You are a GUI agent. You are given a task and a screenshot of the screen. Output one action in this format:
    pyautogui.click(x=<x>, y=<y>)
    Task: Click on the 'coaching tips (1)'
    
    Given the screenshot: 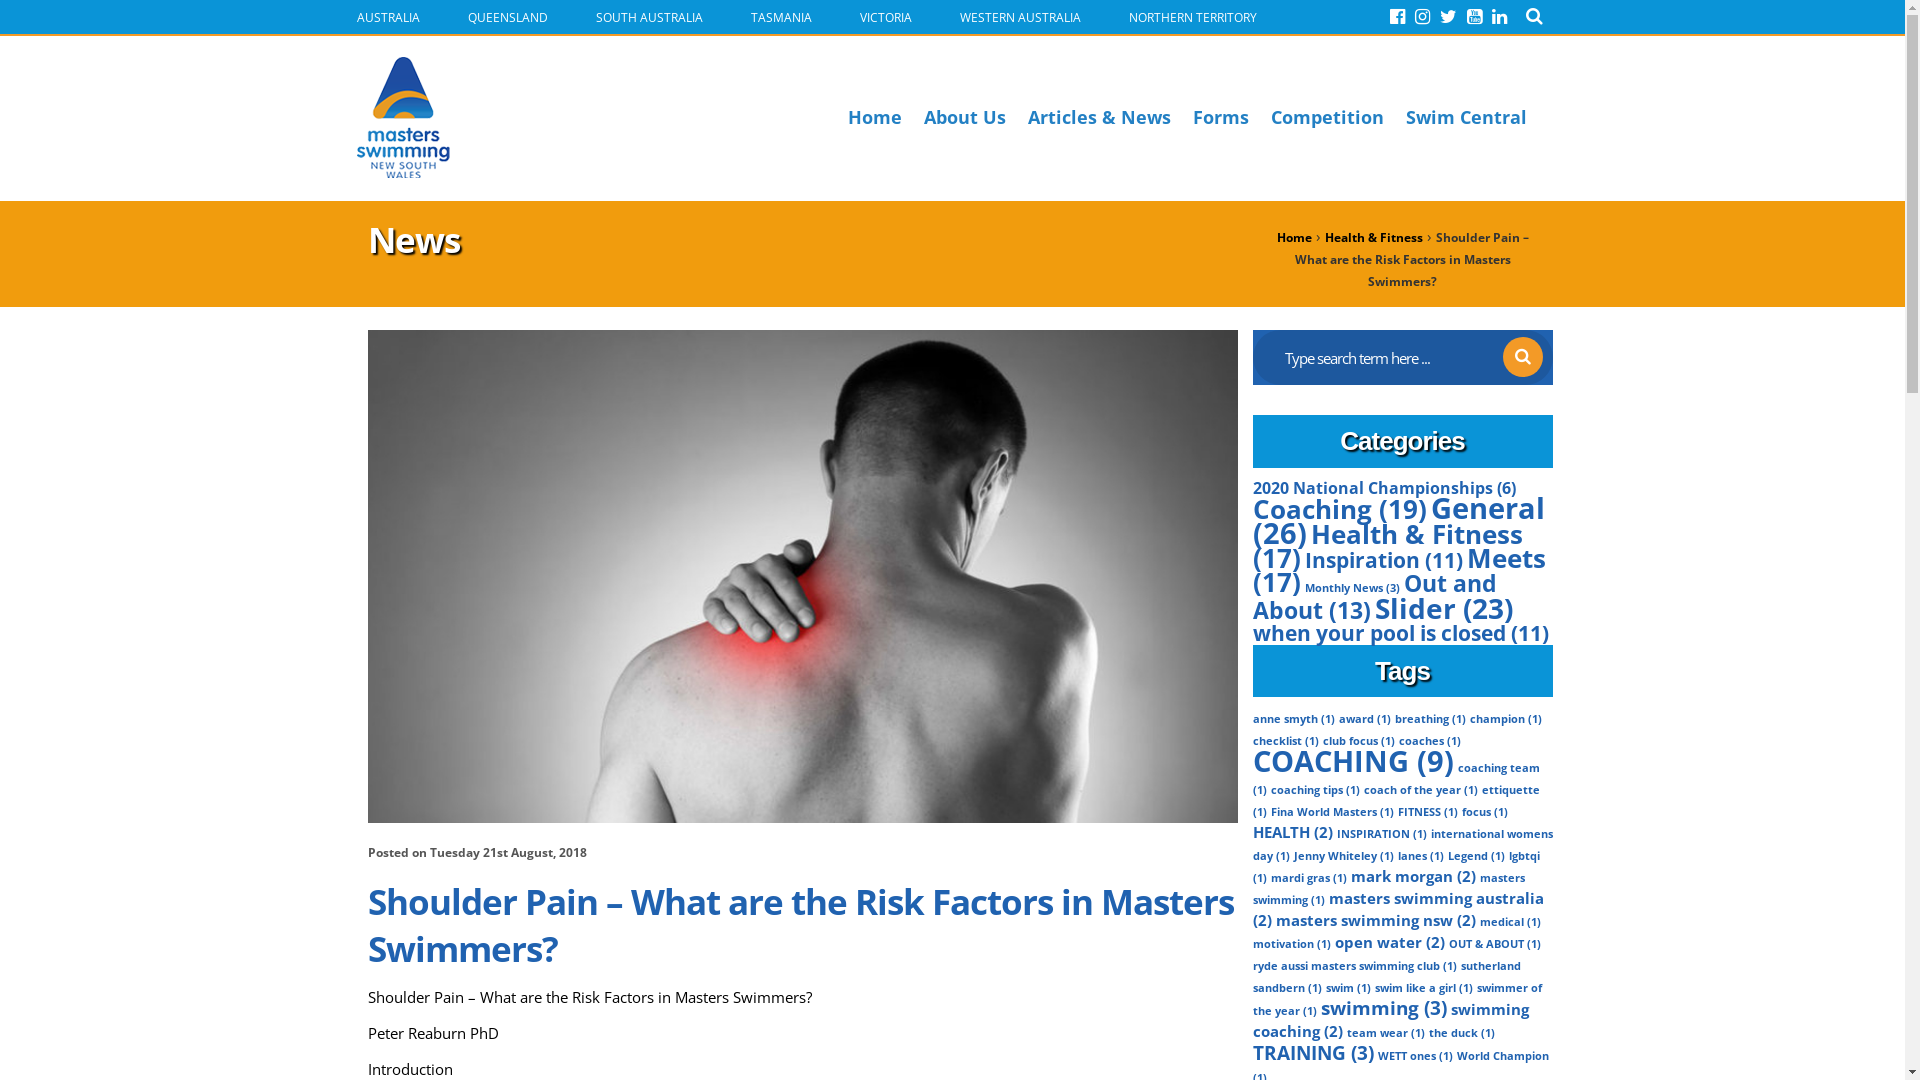 What is the action you would take?
    pyautogui.click(x=1314, y=789)
    